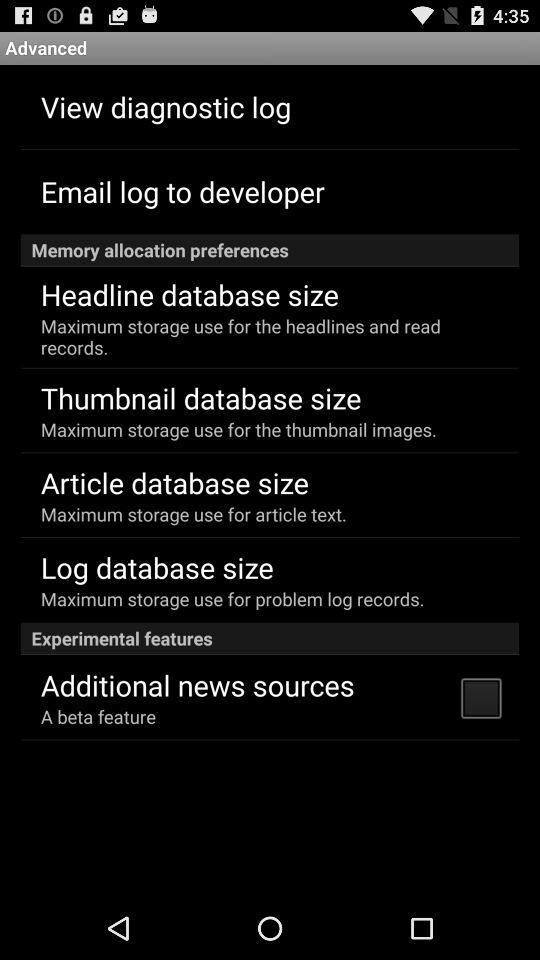  What do you see at coordinates (197, 684) in the screenshot?
I see `app at the bottom` at bounding box center [197, 684].